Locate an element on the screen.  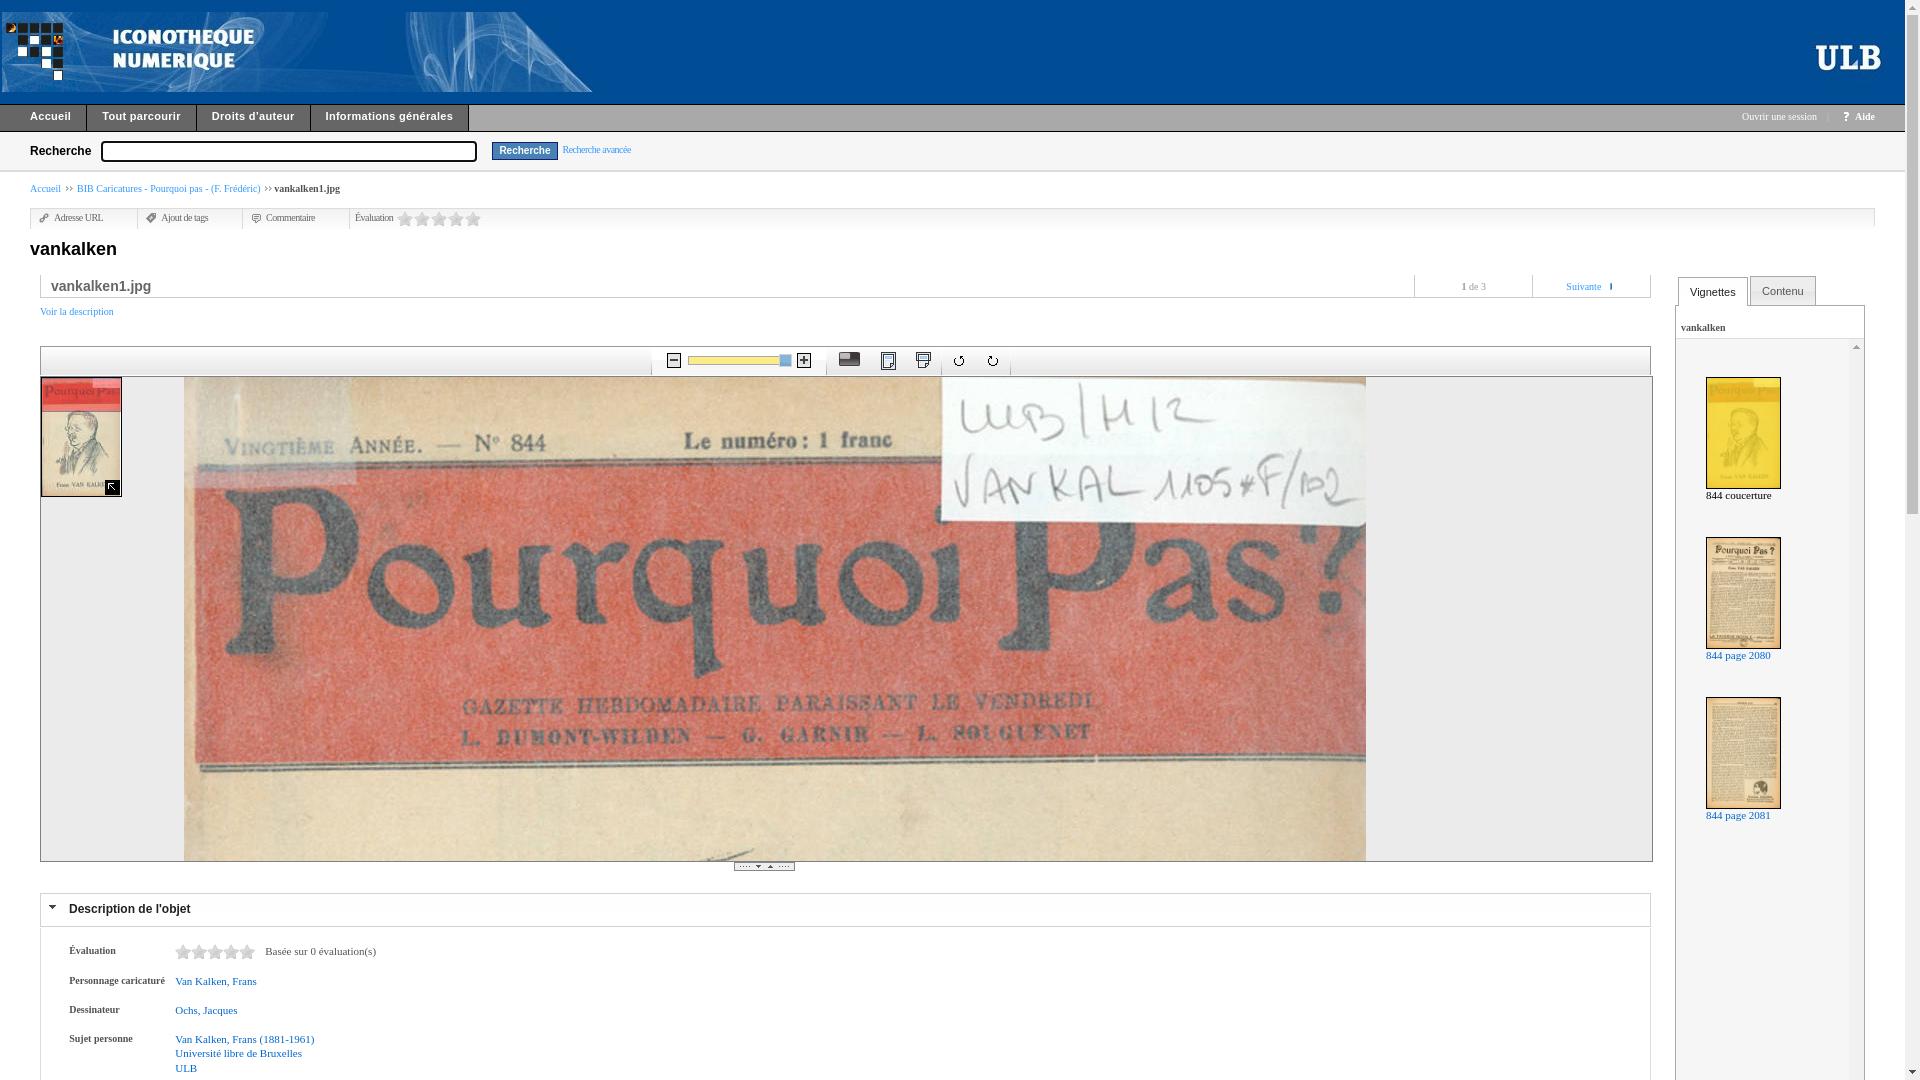
'Ouvrir une session' is located at coordinates (1779, 116).